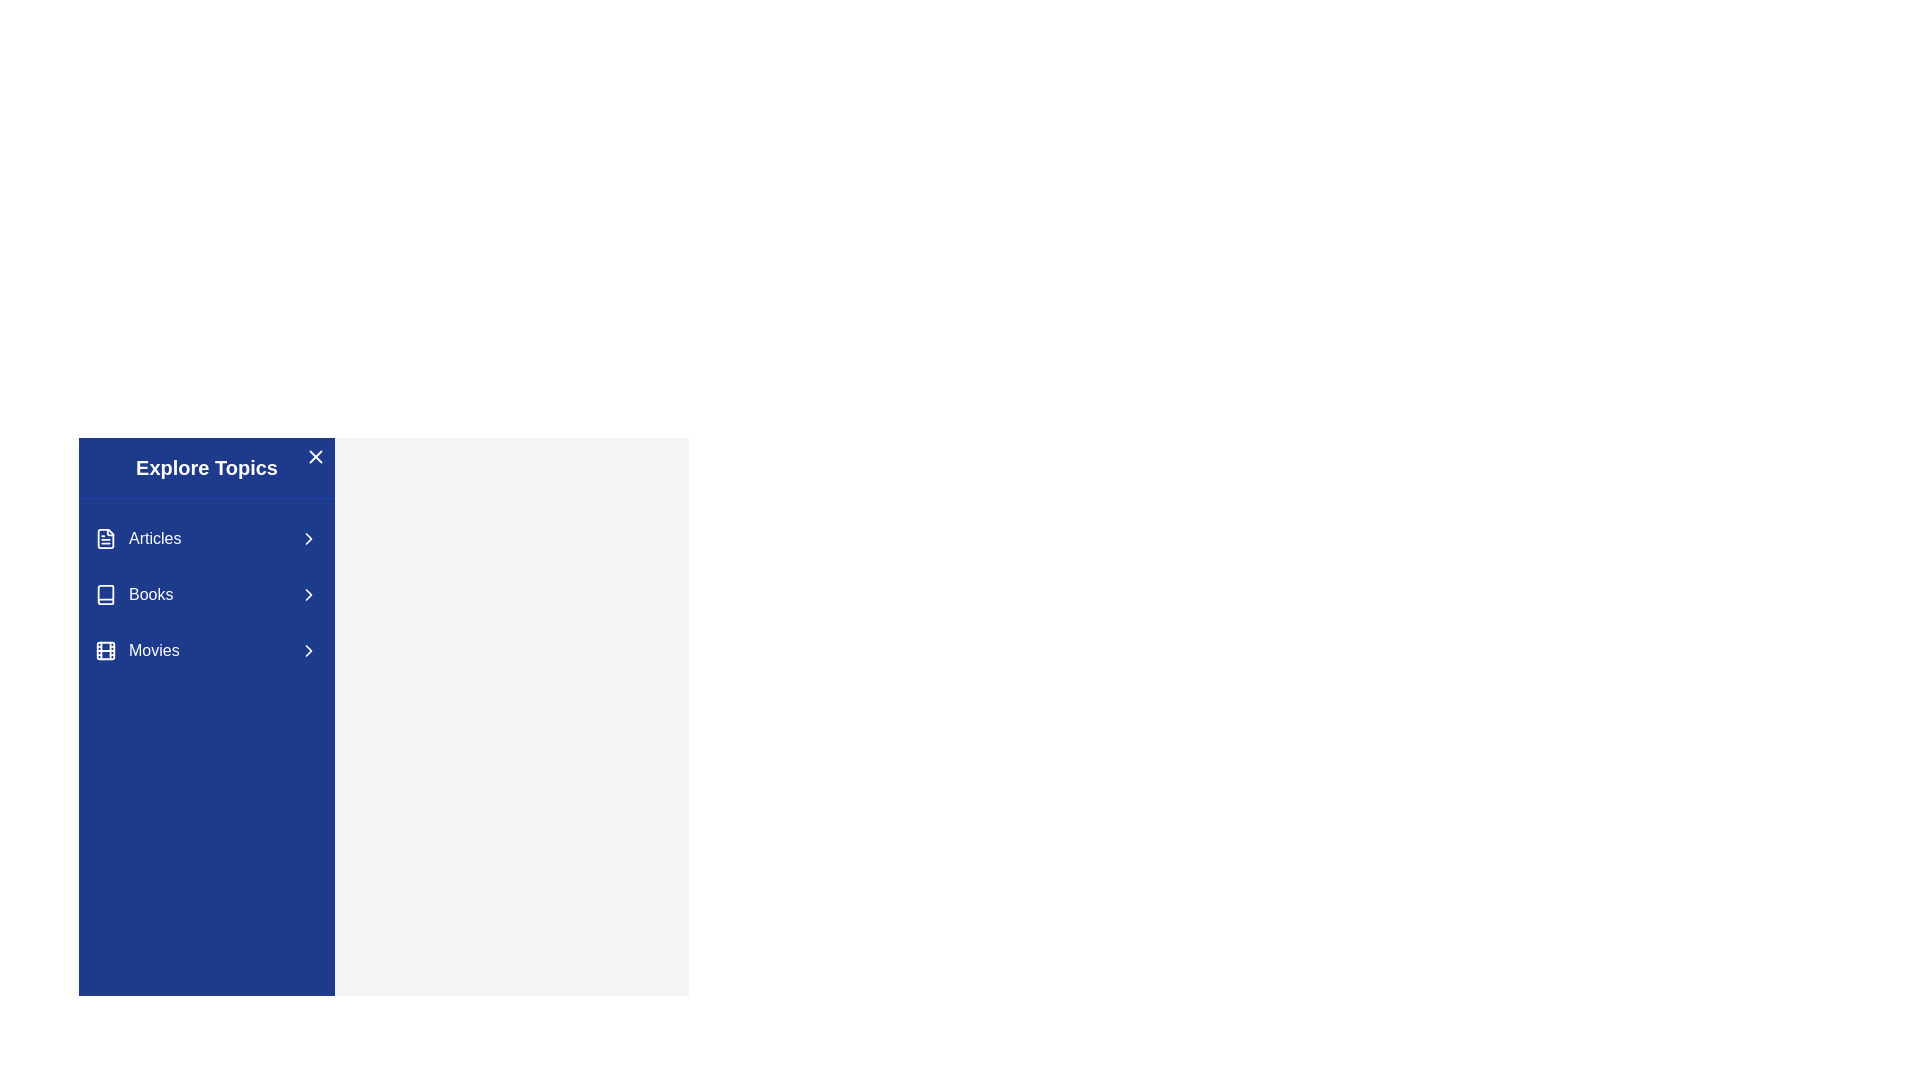 This screenshot has width=1920, height=1080. What do you see at coordinates (104, 651) in the screenshot?
I see `the Decorative SVG rectangle styled as a film reel icon in the 'Movies' section of the sidebar menu` at bounding box center [104, 651].